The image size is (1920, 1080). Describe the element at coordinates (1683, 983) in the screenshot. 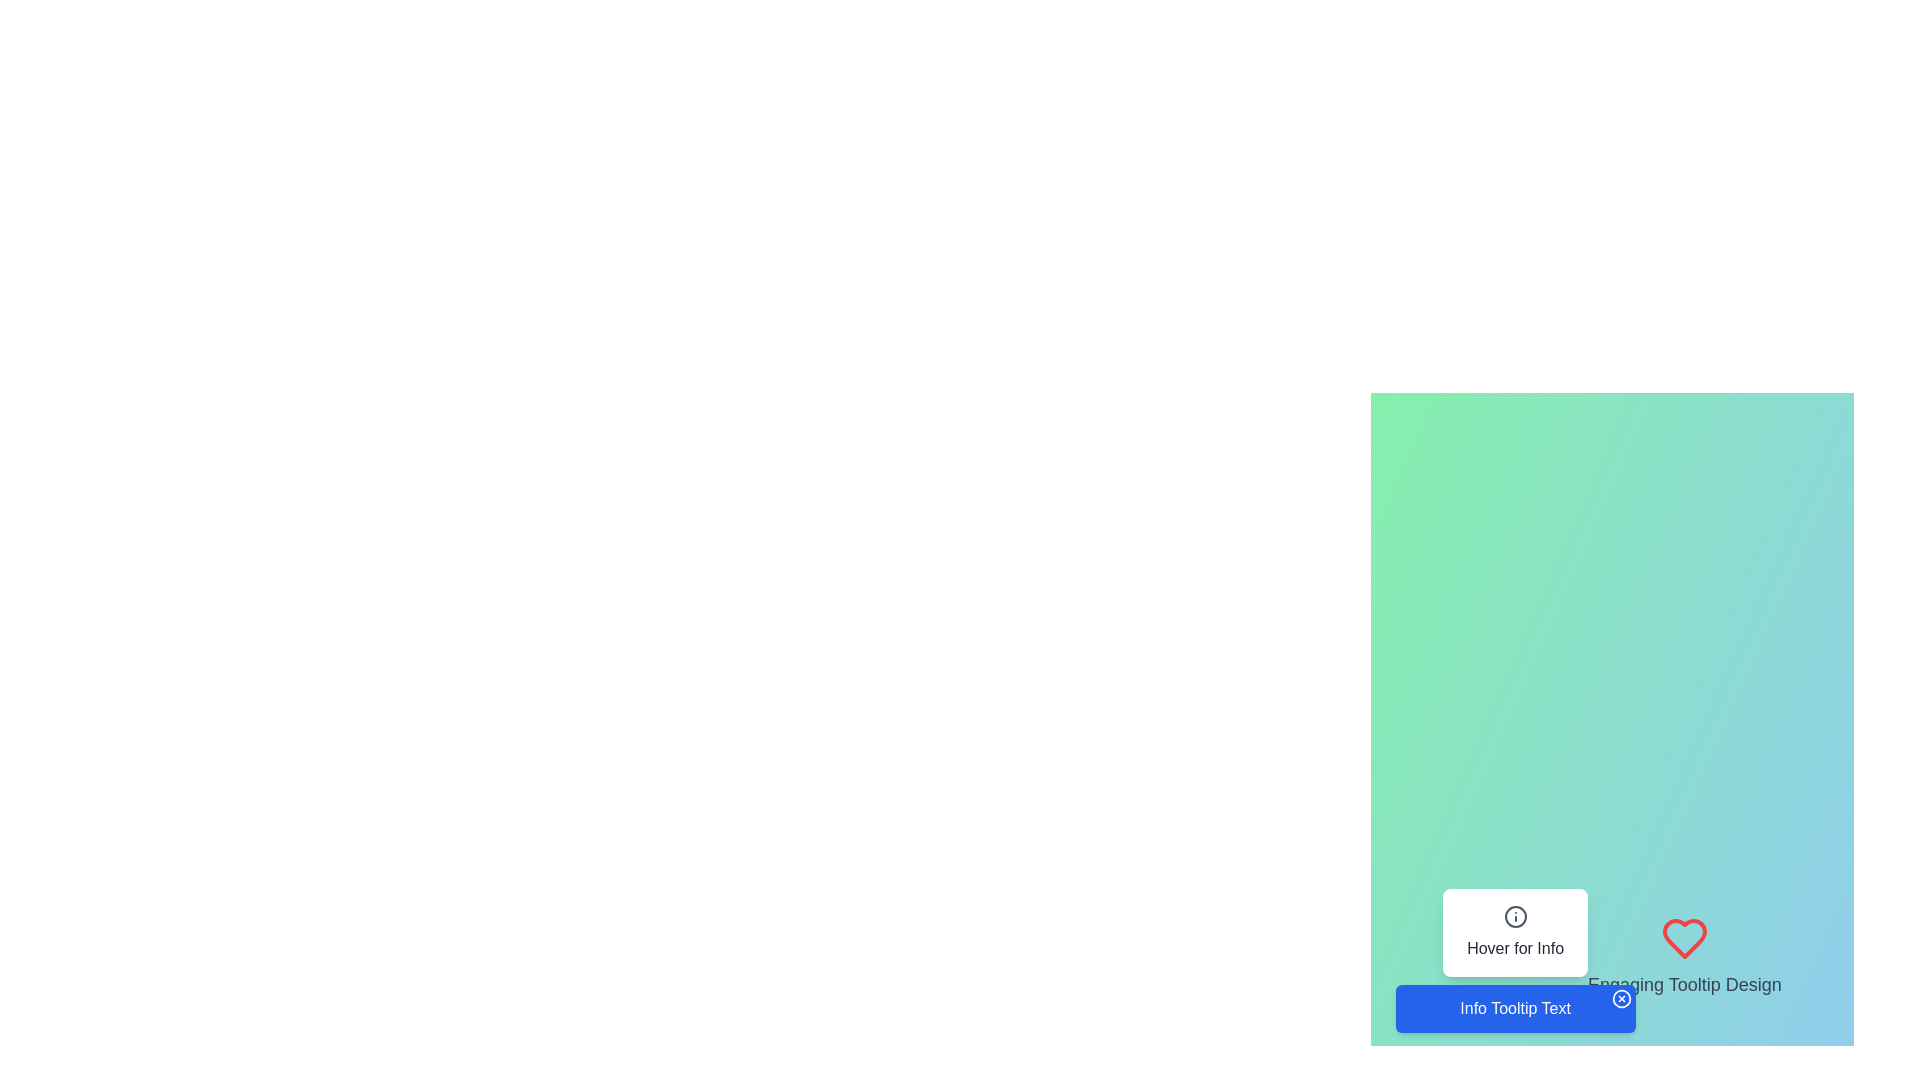

I see `the text label displaying 'Engaging Tooltip Design', which is styled in light gray and positioned beneath a heart icon in the bottom-right portion of the interface` at that location.